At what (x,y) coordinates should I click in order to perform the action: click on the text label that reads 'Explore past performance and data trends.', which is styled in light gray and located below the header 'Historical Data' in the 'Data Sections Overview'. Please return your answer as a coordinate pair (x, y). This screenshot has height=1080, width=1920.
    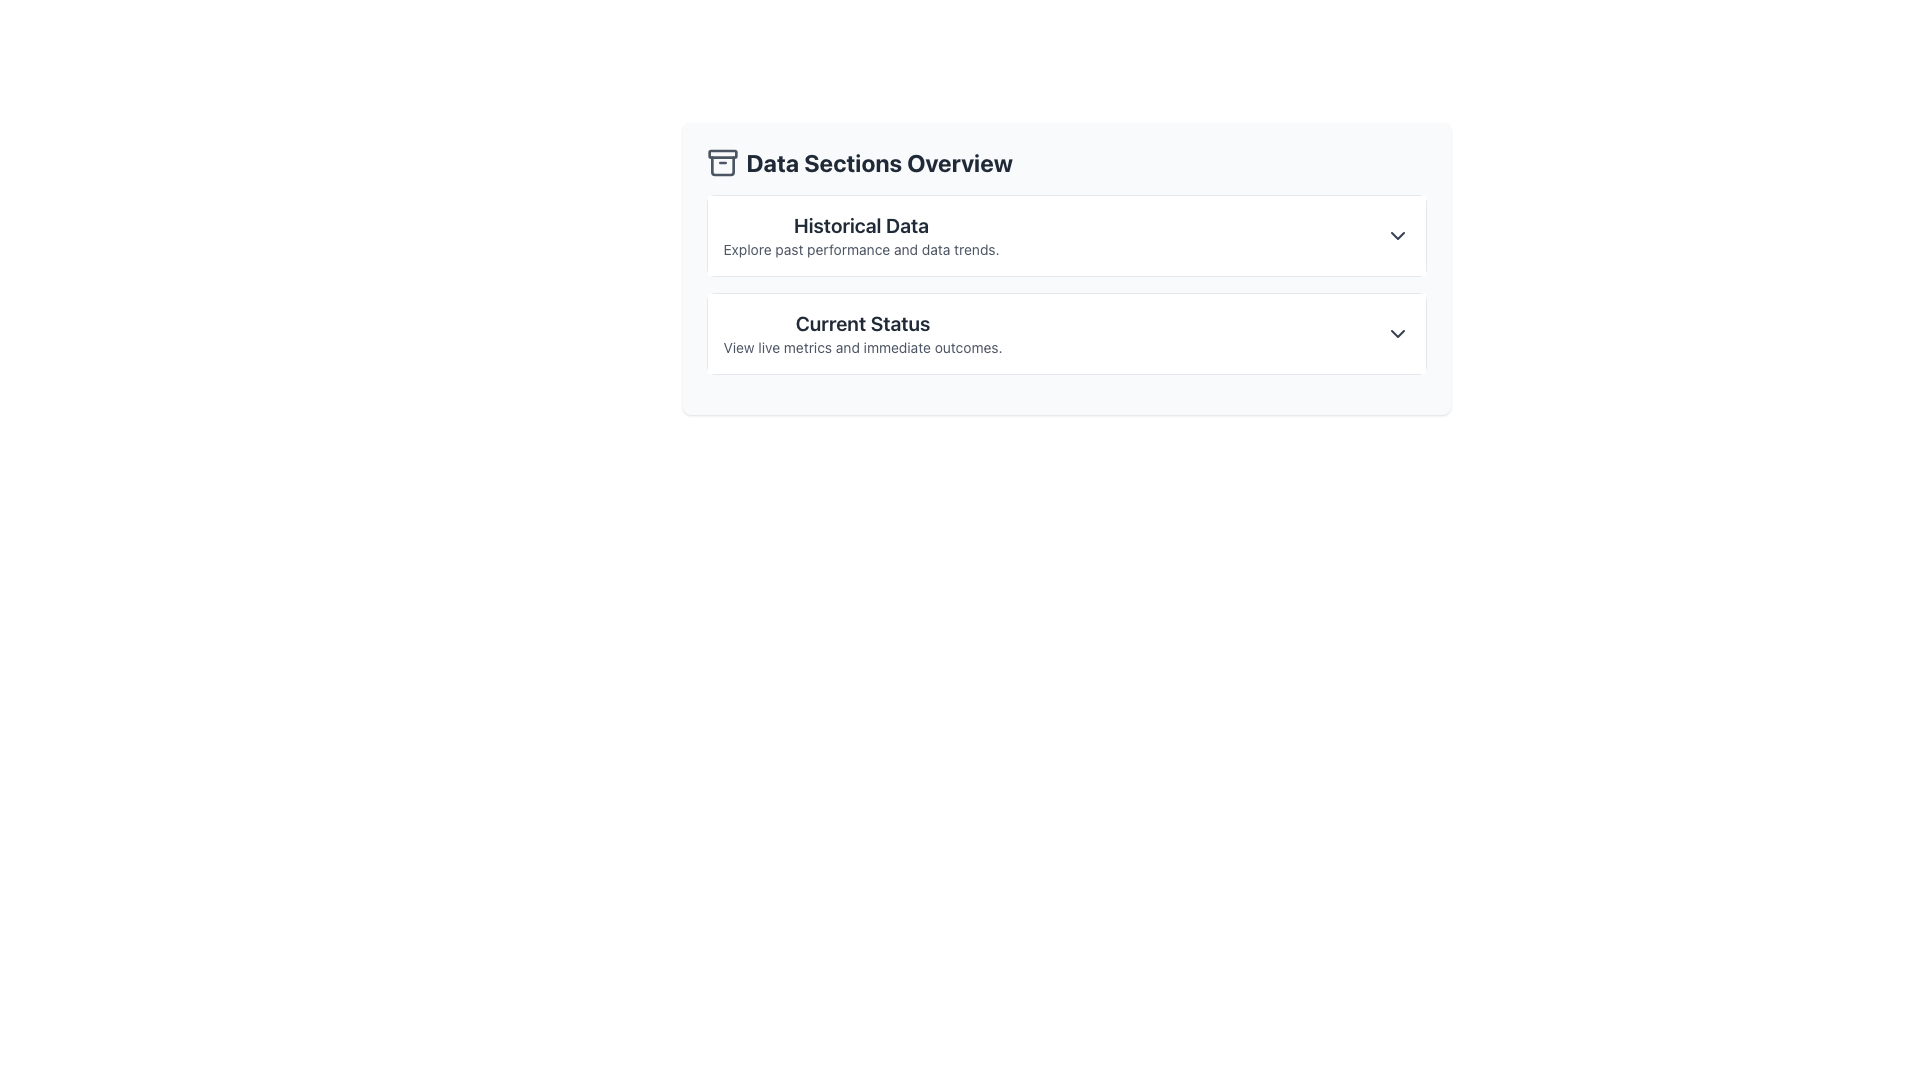
    Looking at the image, I should click on (861, 249).